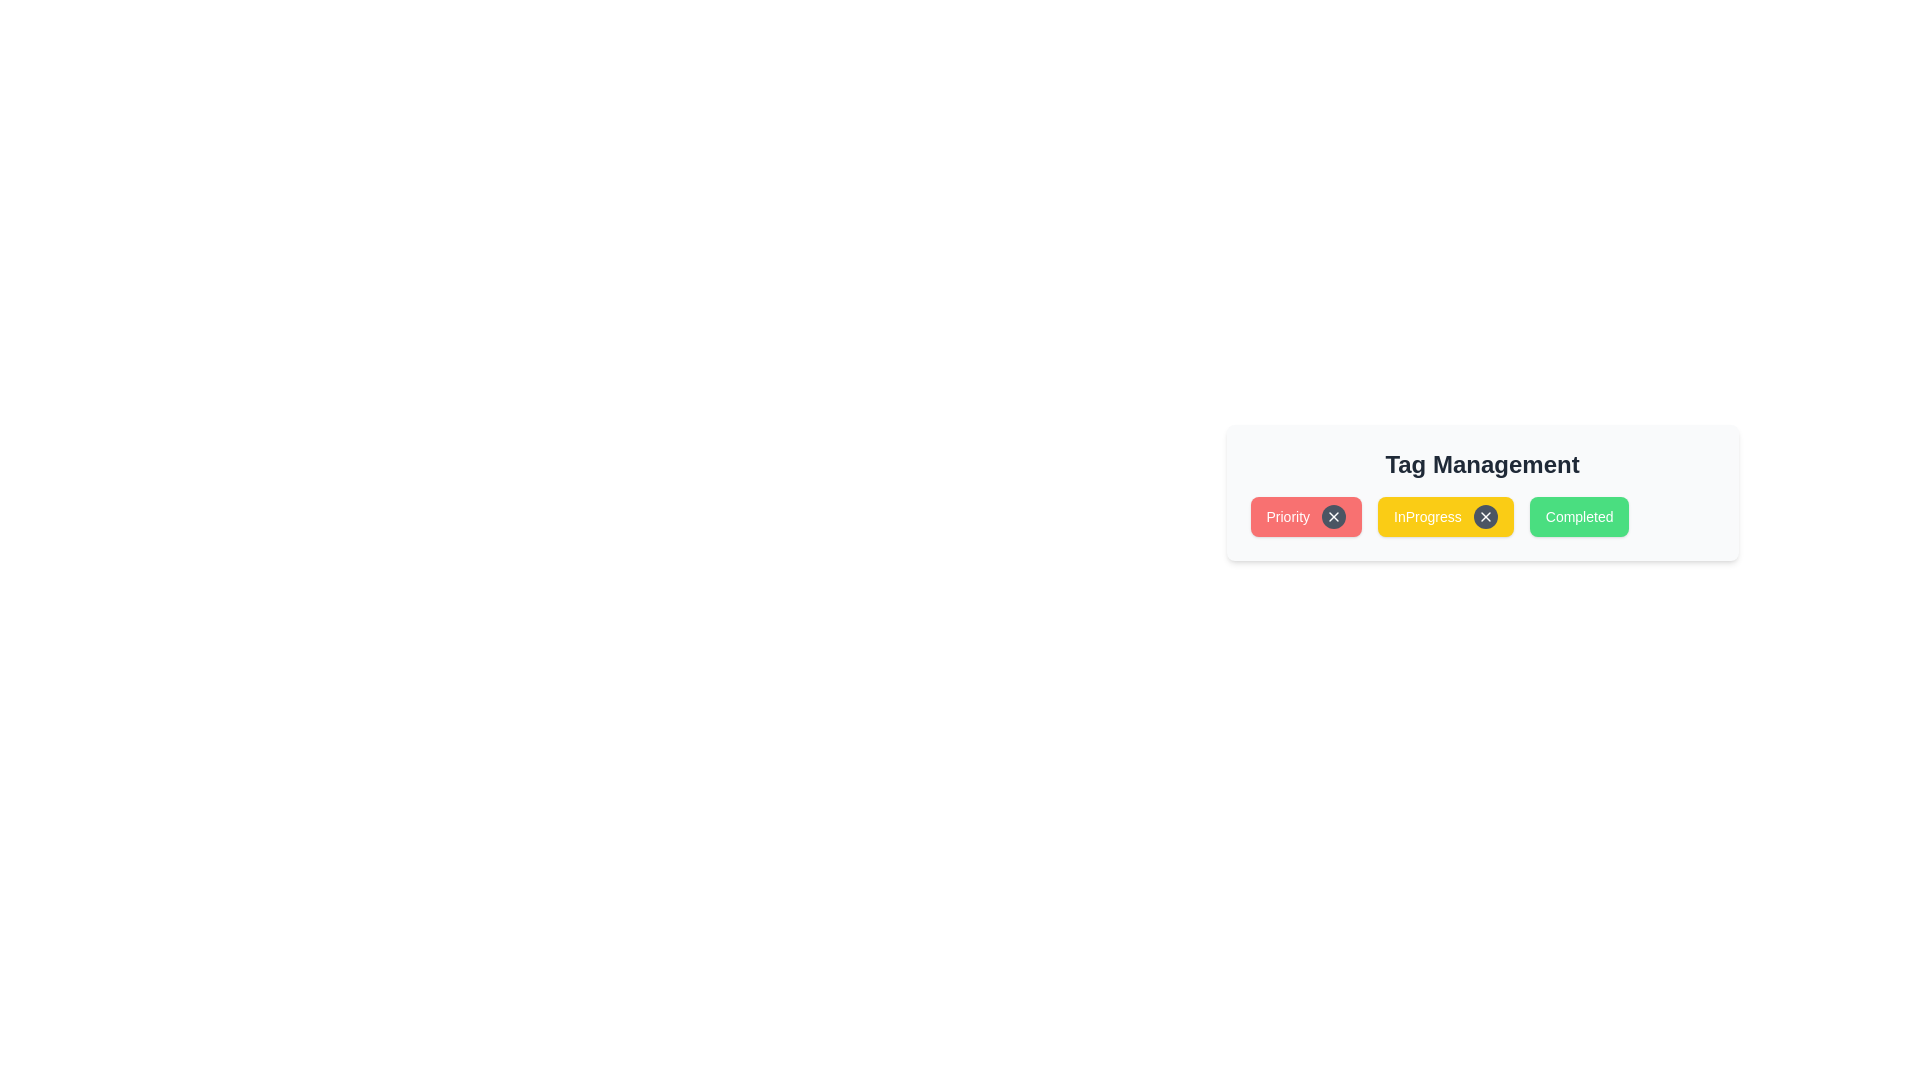 This screenshot has height=1080, width=1920. Describe the element at coordinates (1485, 515) in the screenshot. I see `the close button of the InProgress tag` at that location.